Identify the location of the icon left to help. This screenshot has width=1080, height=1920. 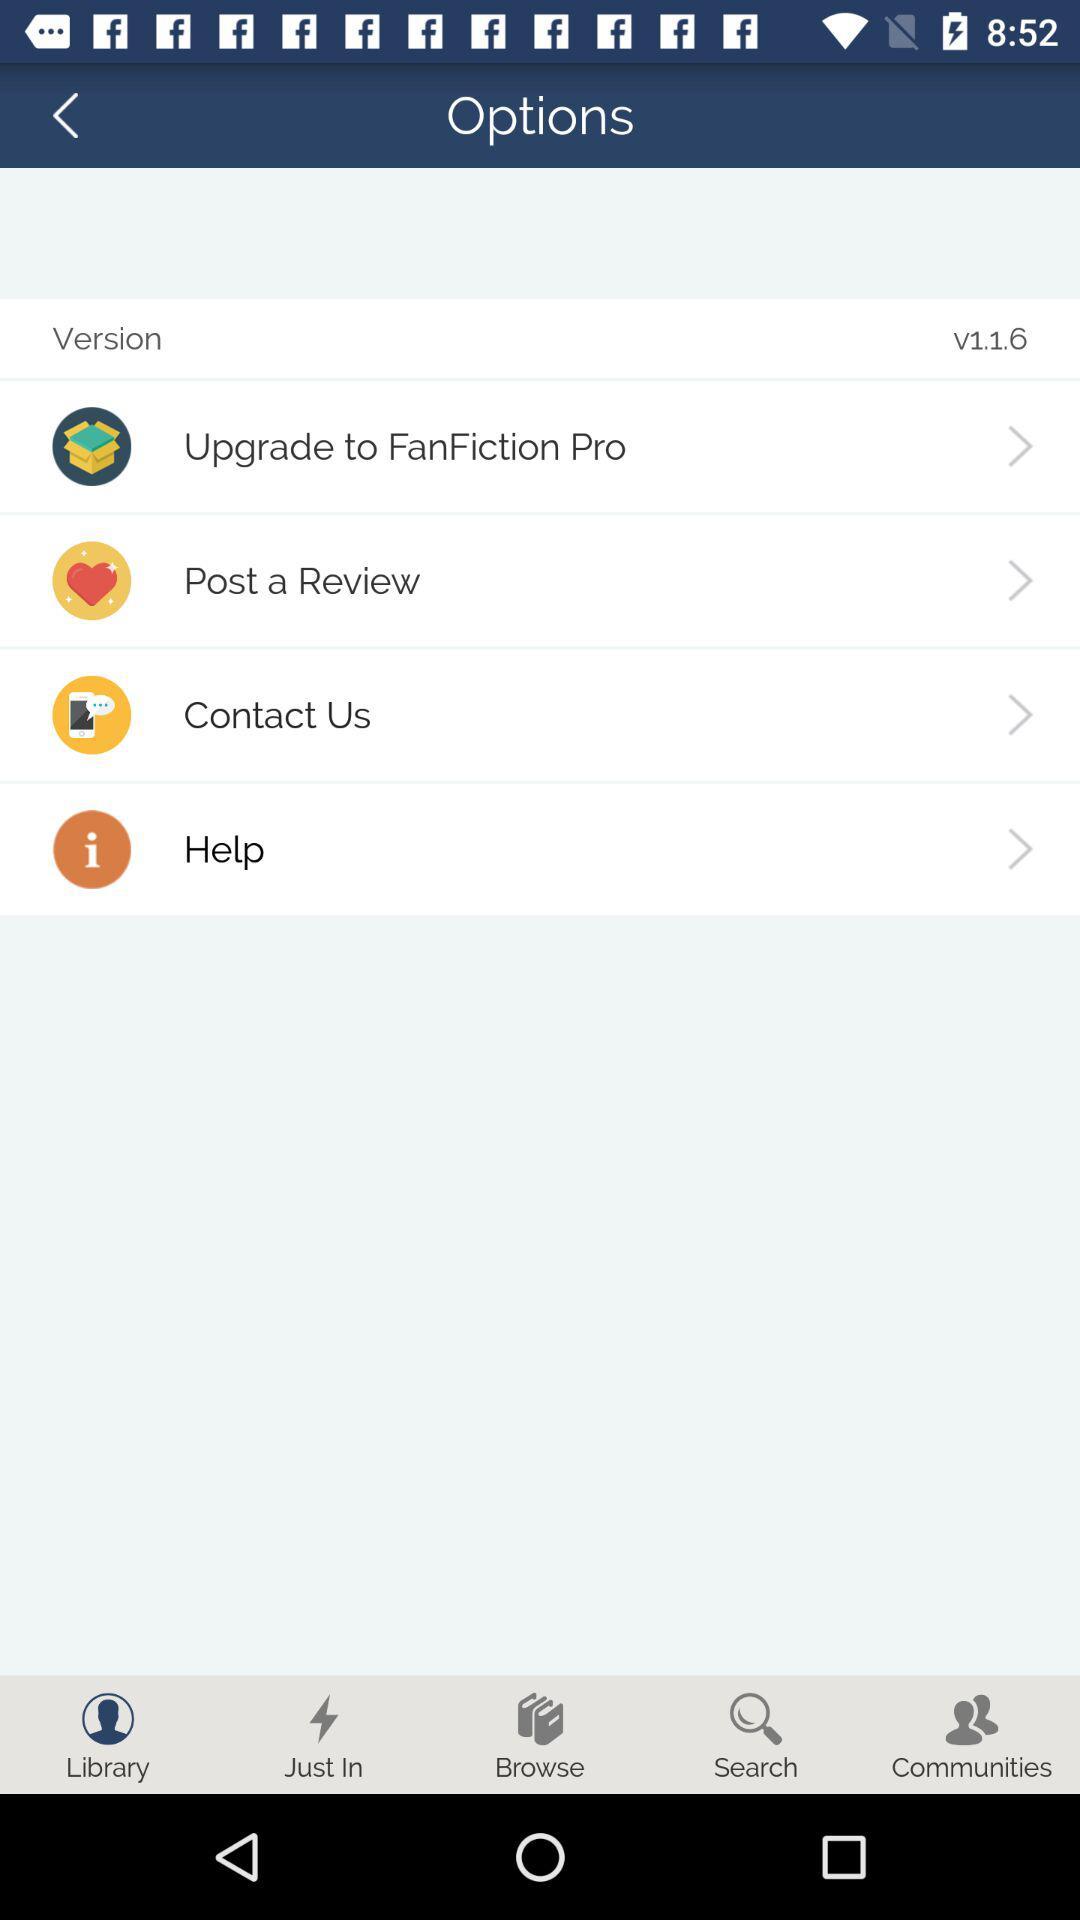
(92, 849).